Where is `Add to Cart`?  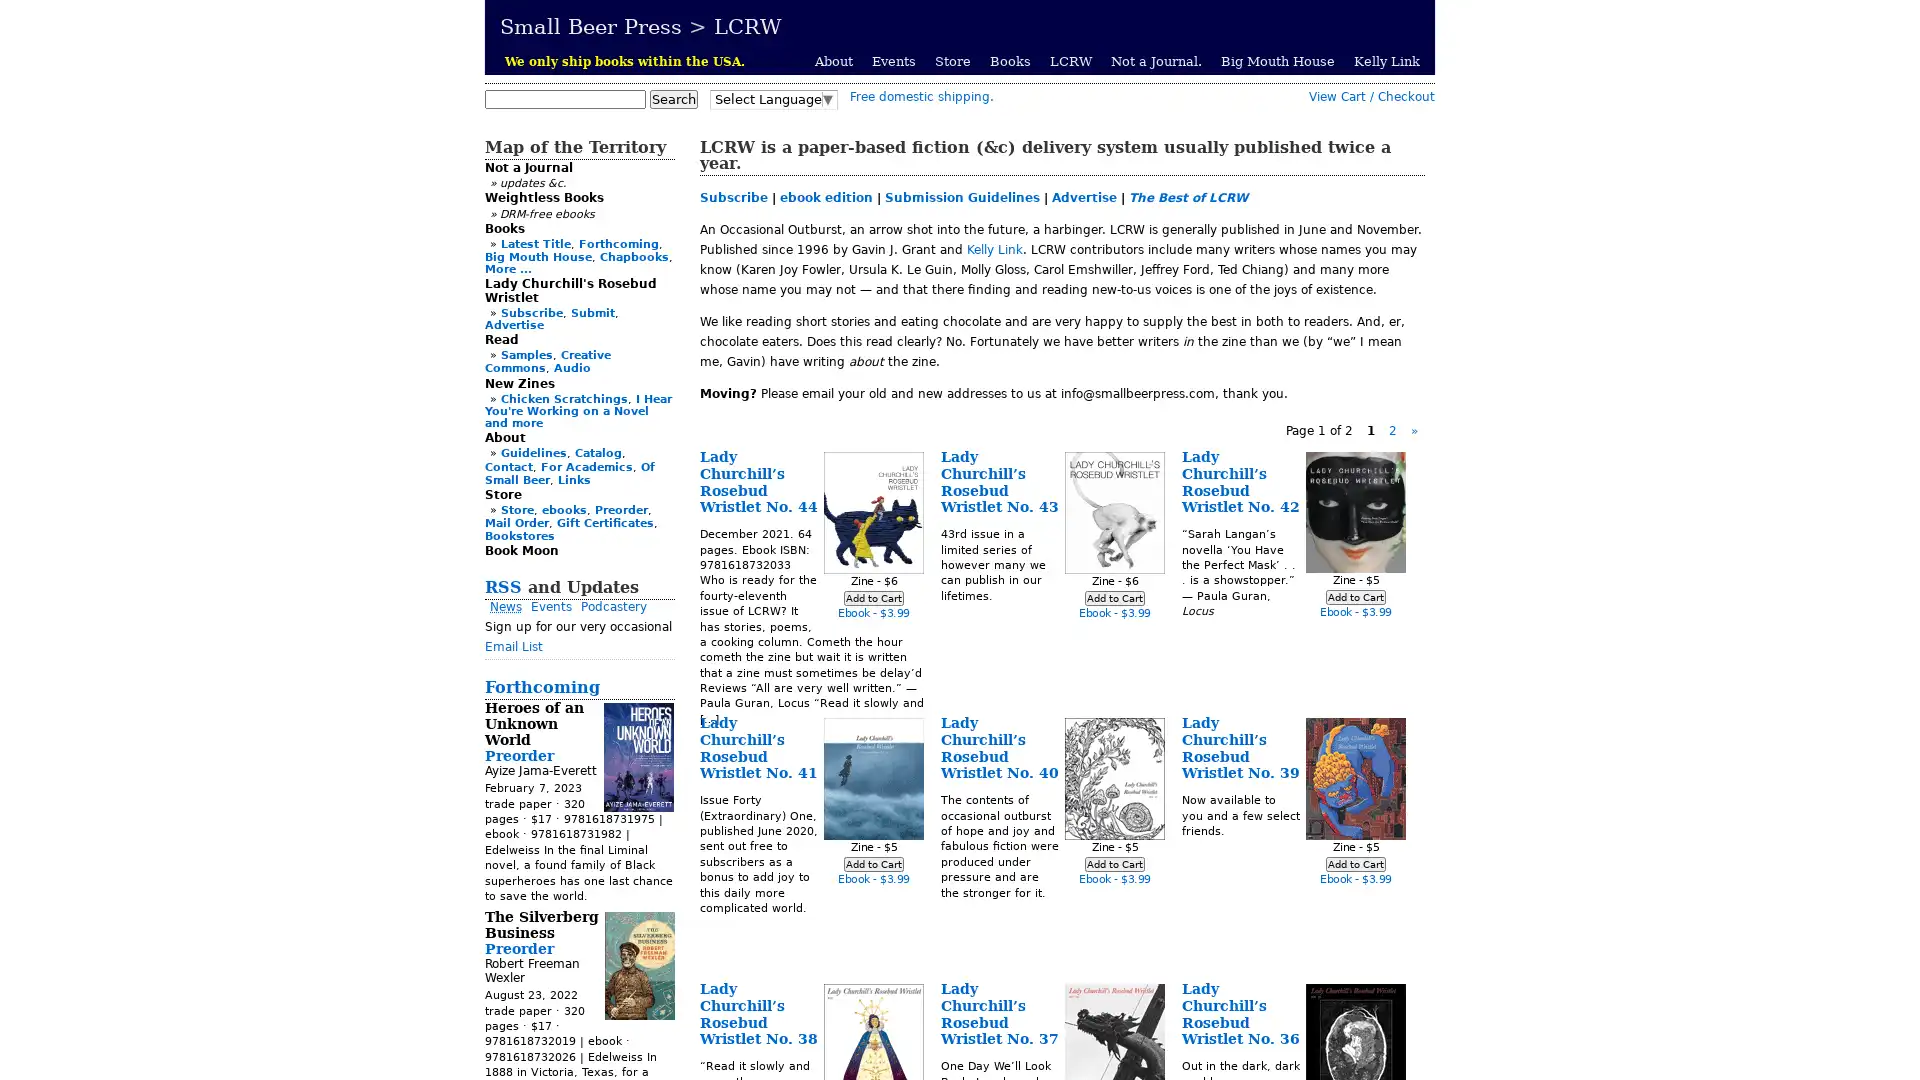
Add to Cart is located at coordinates (1113, 596).